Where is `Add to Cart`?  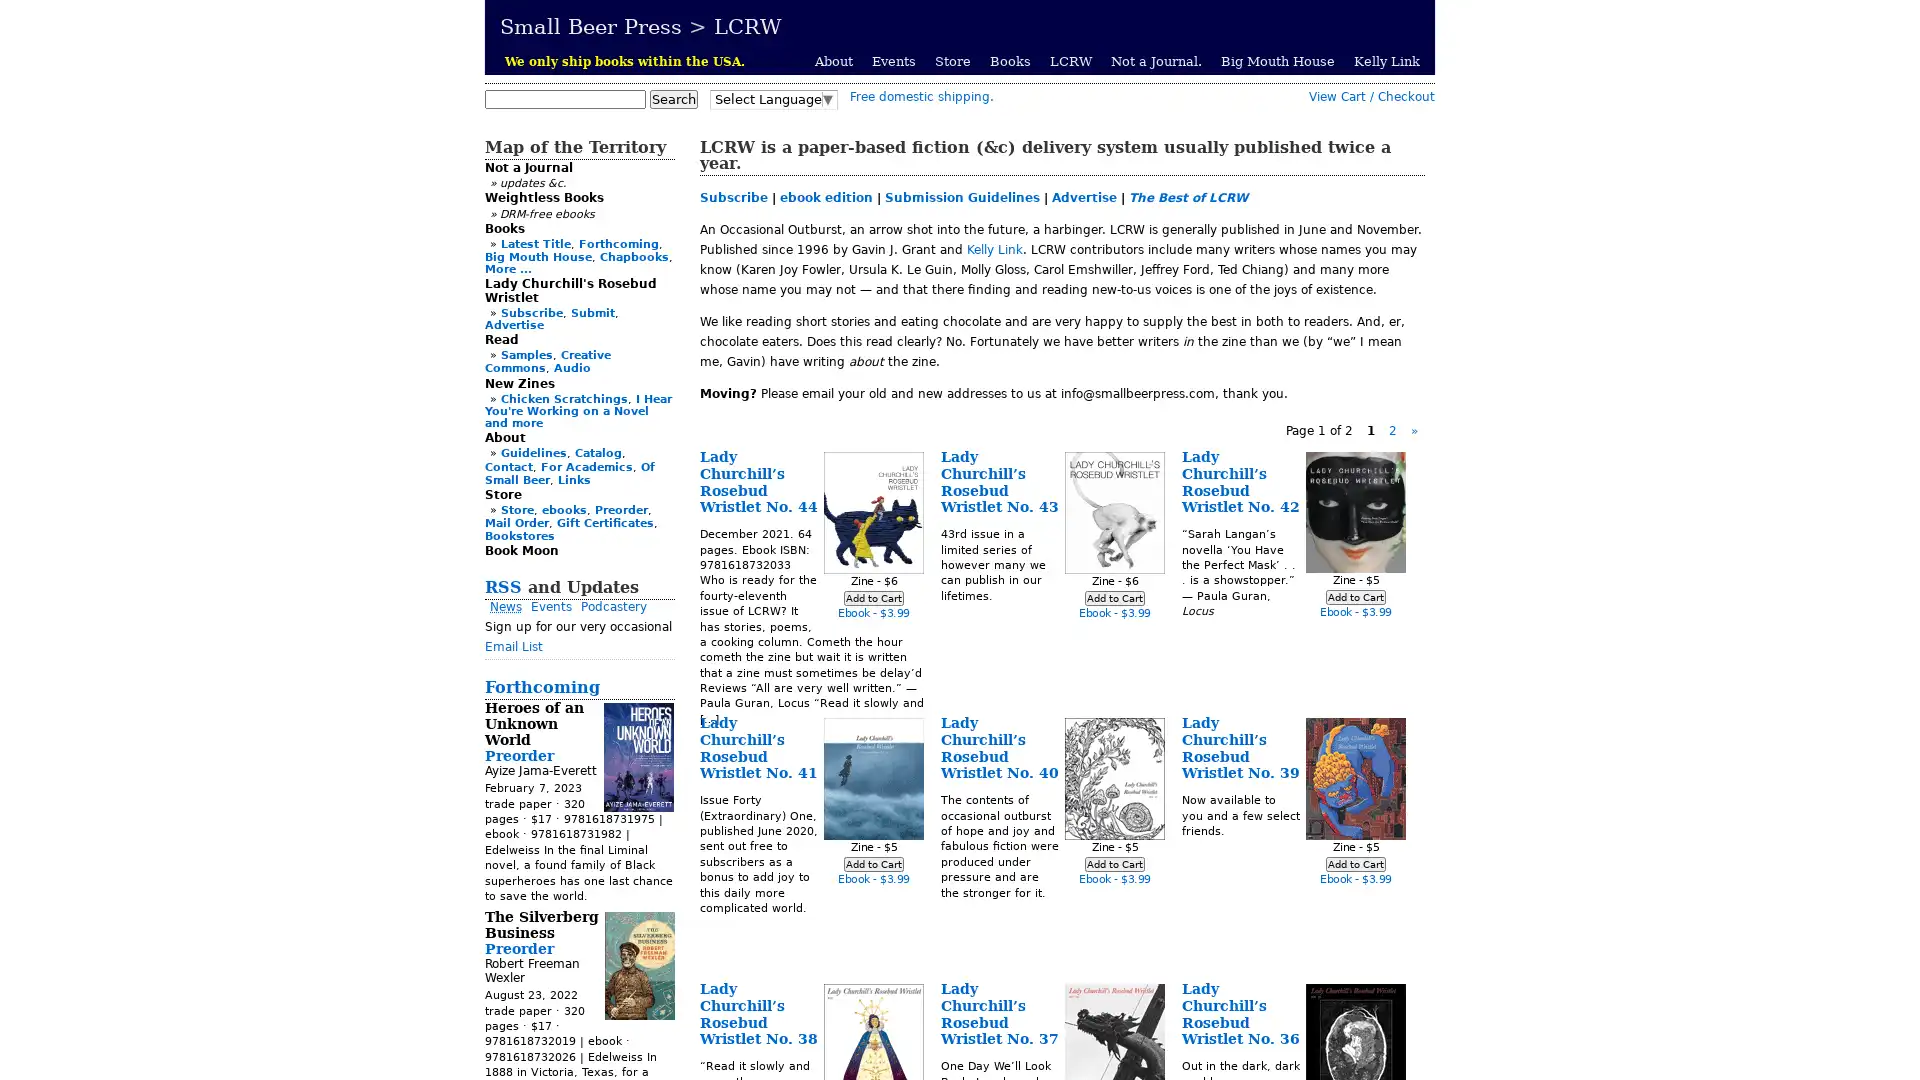
Add to Cart is located at coordinates (1113, 596).